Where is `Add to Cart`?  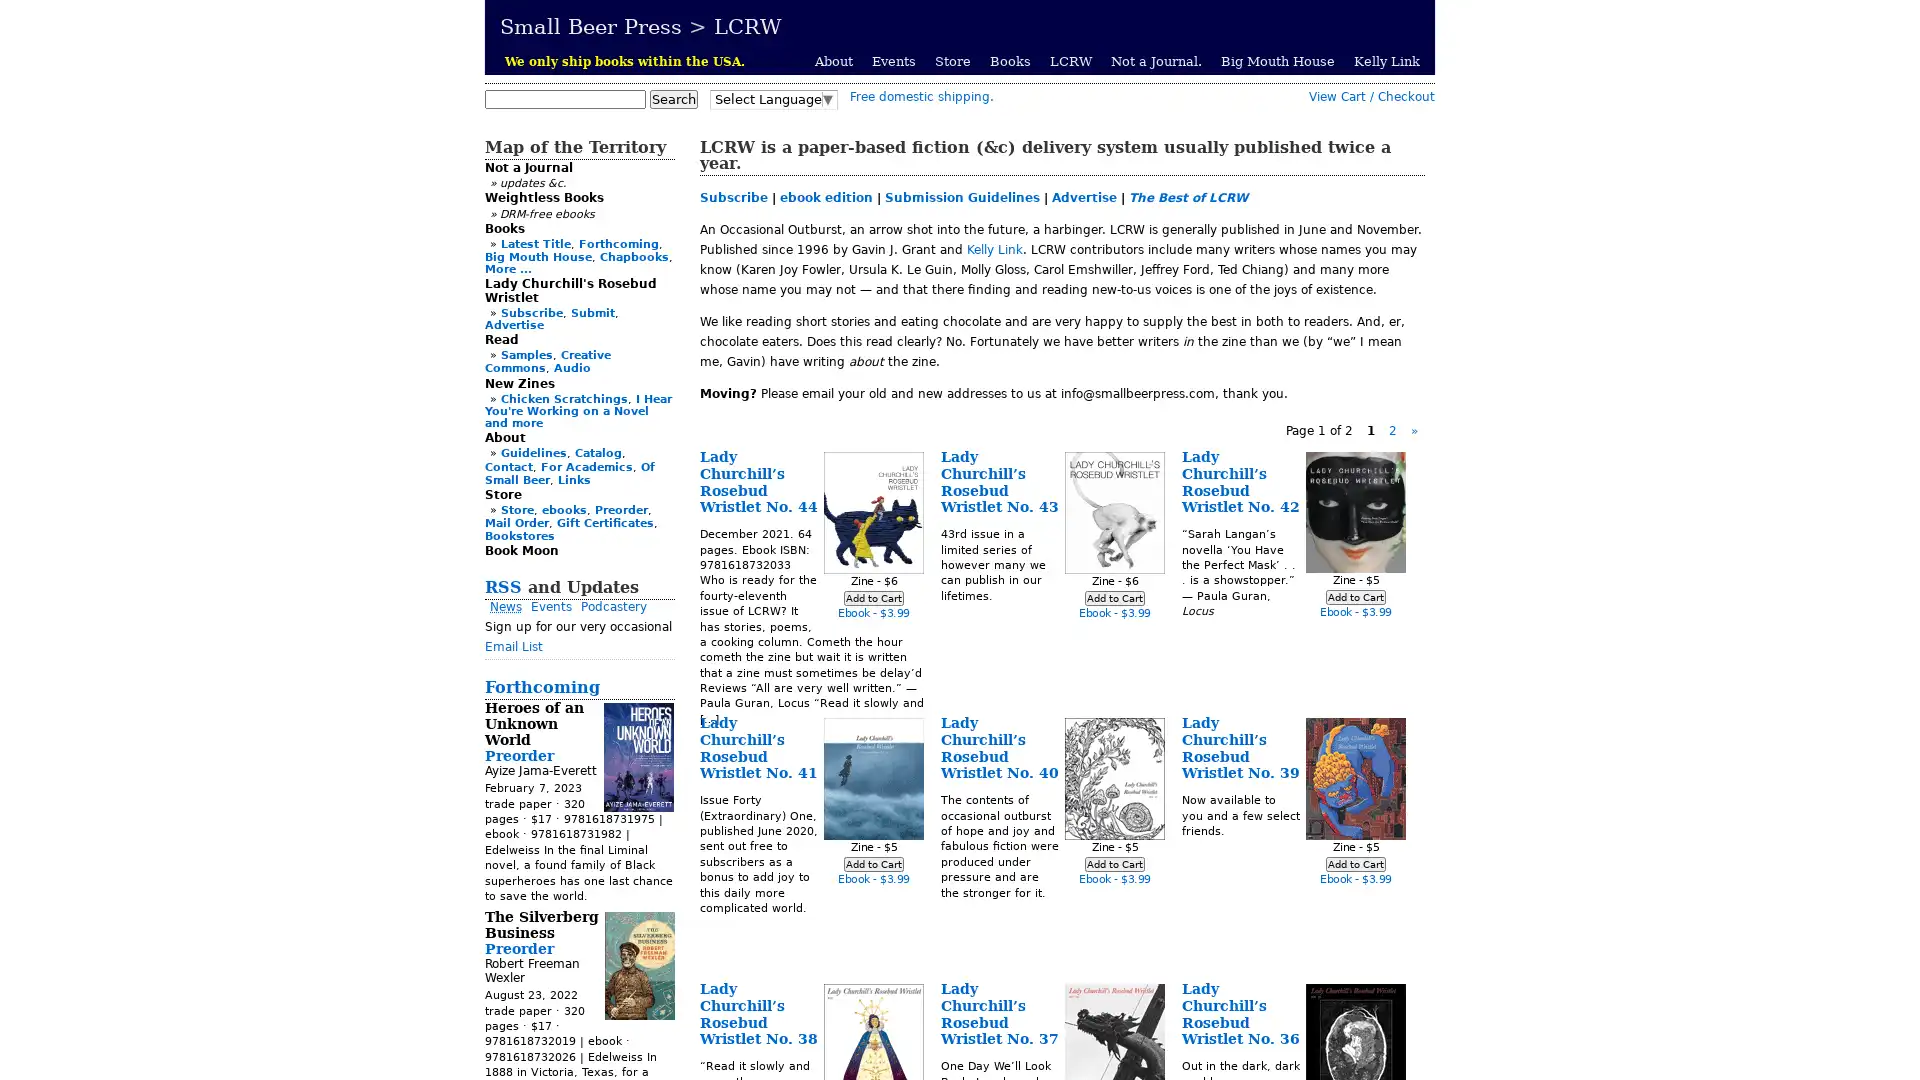
Add to Cart is located at coordinates (1113, 596).